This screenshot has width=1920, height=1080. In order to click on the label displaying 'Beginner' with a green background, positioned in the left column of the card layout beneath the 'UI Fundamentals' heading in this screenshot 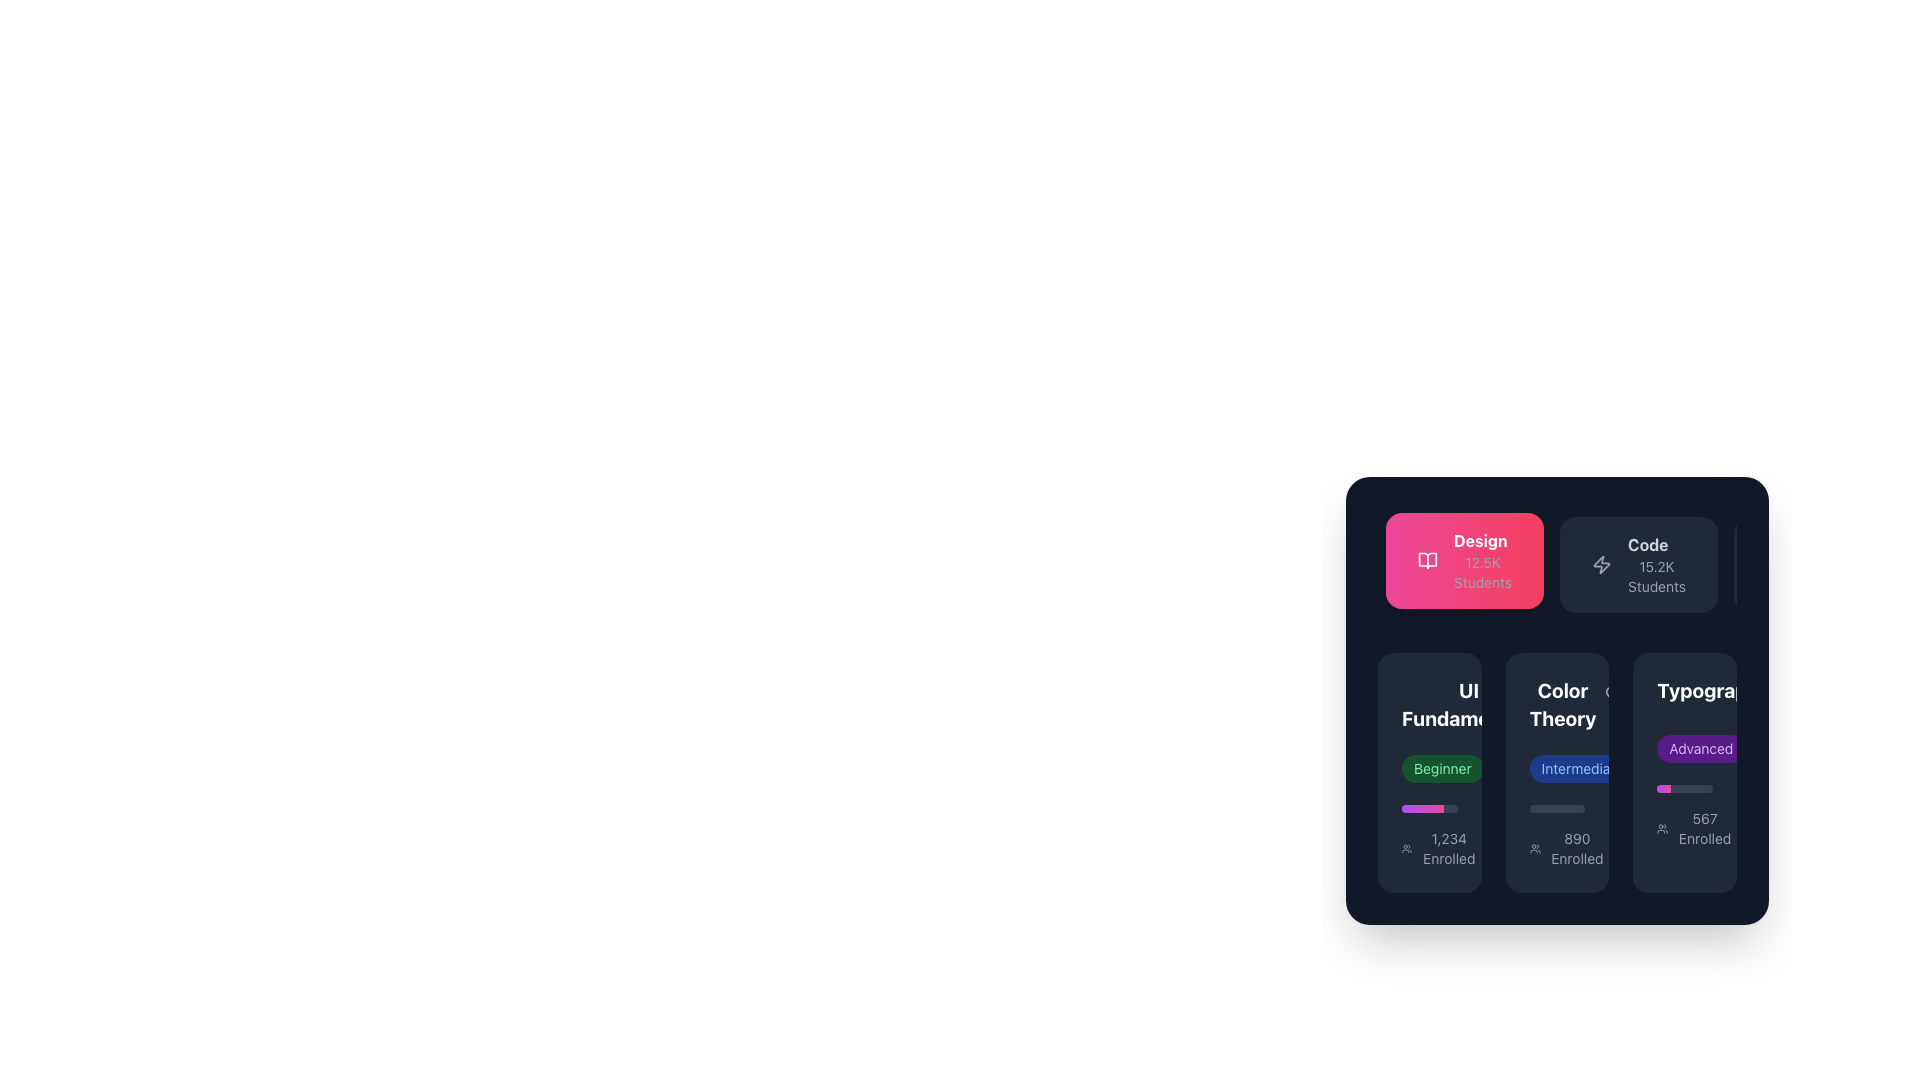, I will do `click(1428, 767)`.